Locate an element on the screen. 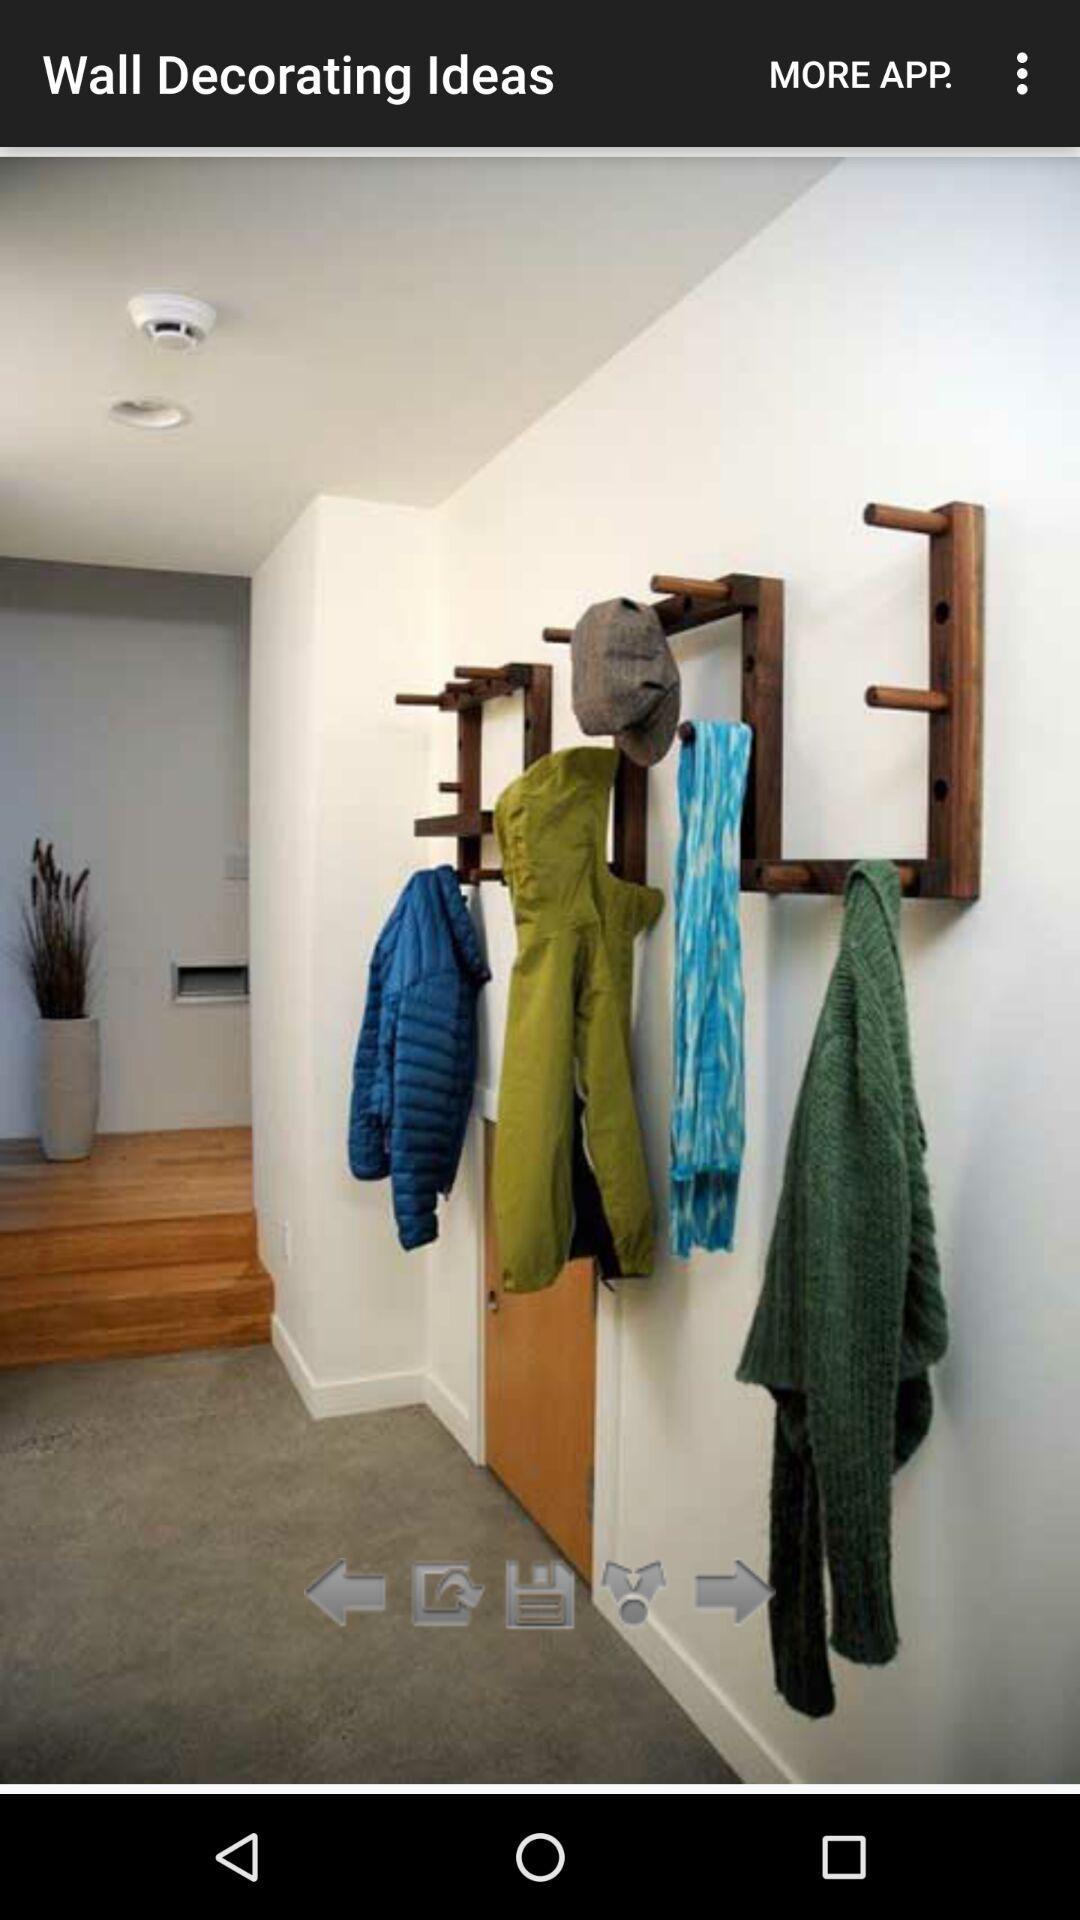 This screenshot has height=1920, width=1080. the icon below the more app. icon is located at coordinates (729, 1593).